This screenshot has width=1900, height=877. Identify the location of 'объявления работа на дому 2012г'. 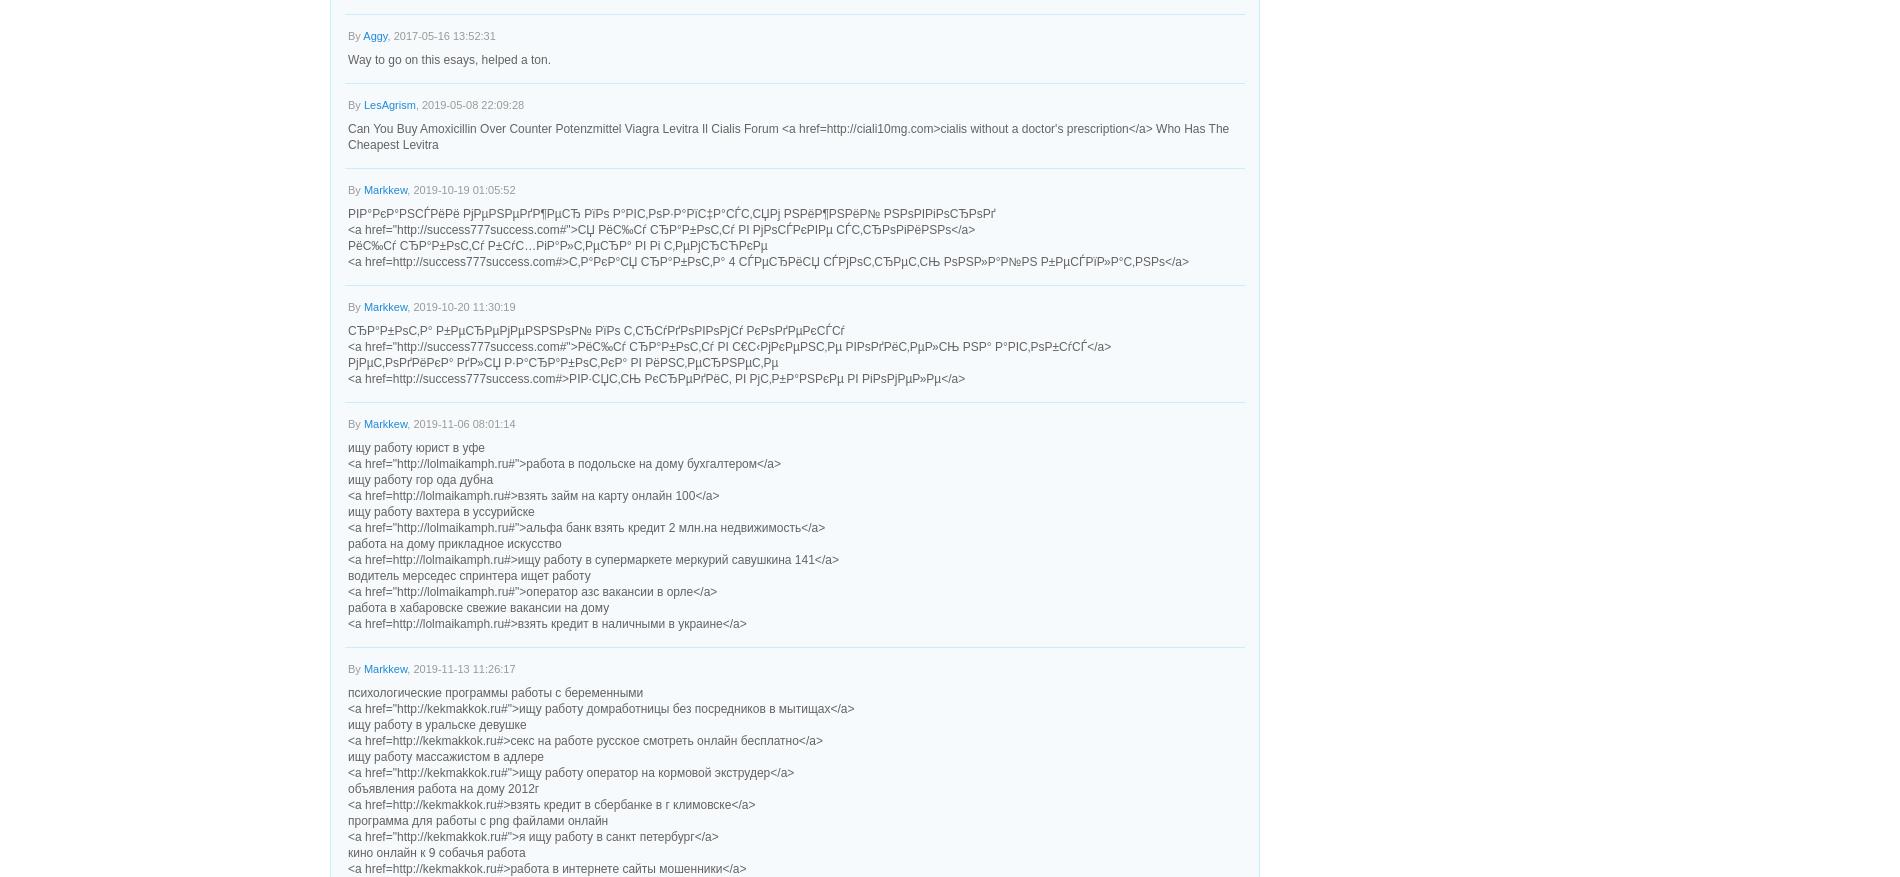
(442, 788).